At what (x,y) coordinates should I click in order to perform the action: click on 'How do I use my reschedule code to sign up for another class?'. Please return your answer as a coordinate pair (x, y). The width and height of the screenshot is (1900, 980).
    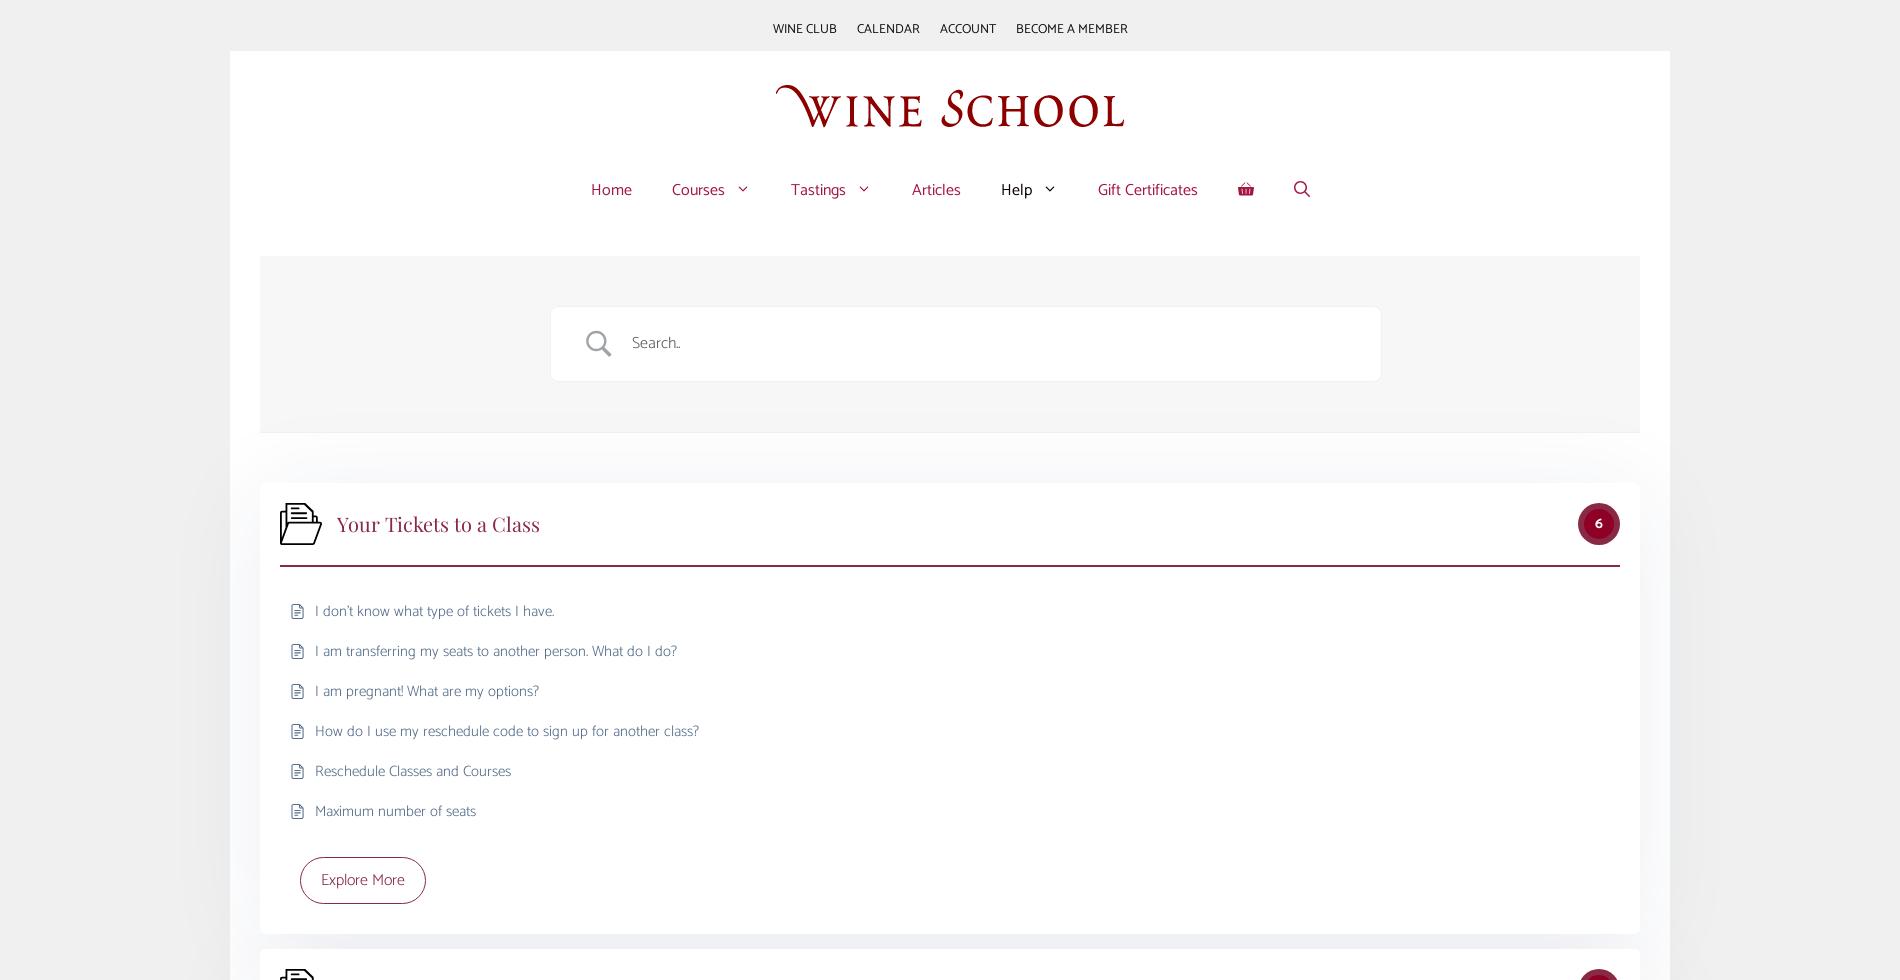
    Looking at the image, I should click on (314, 730).